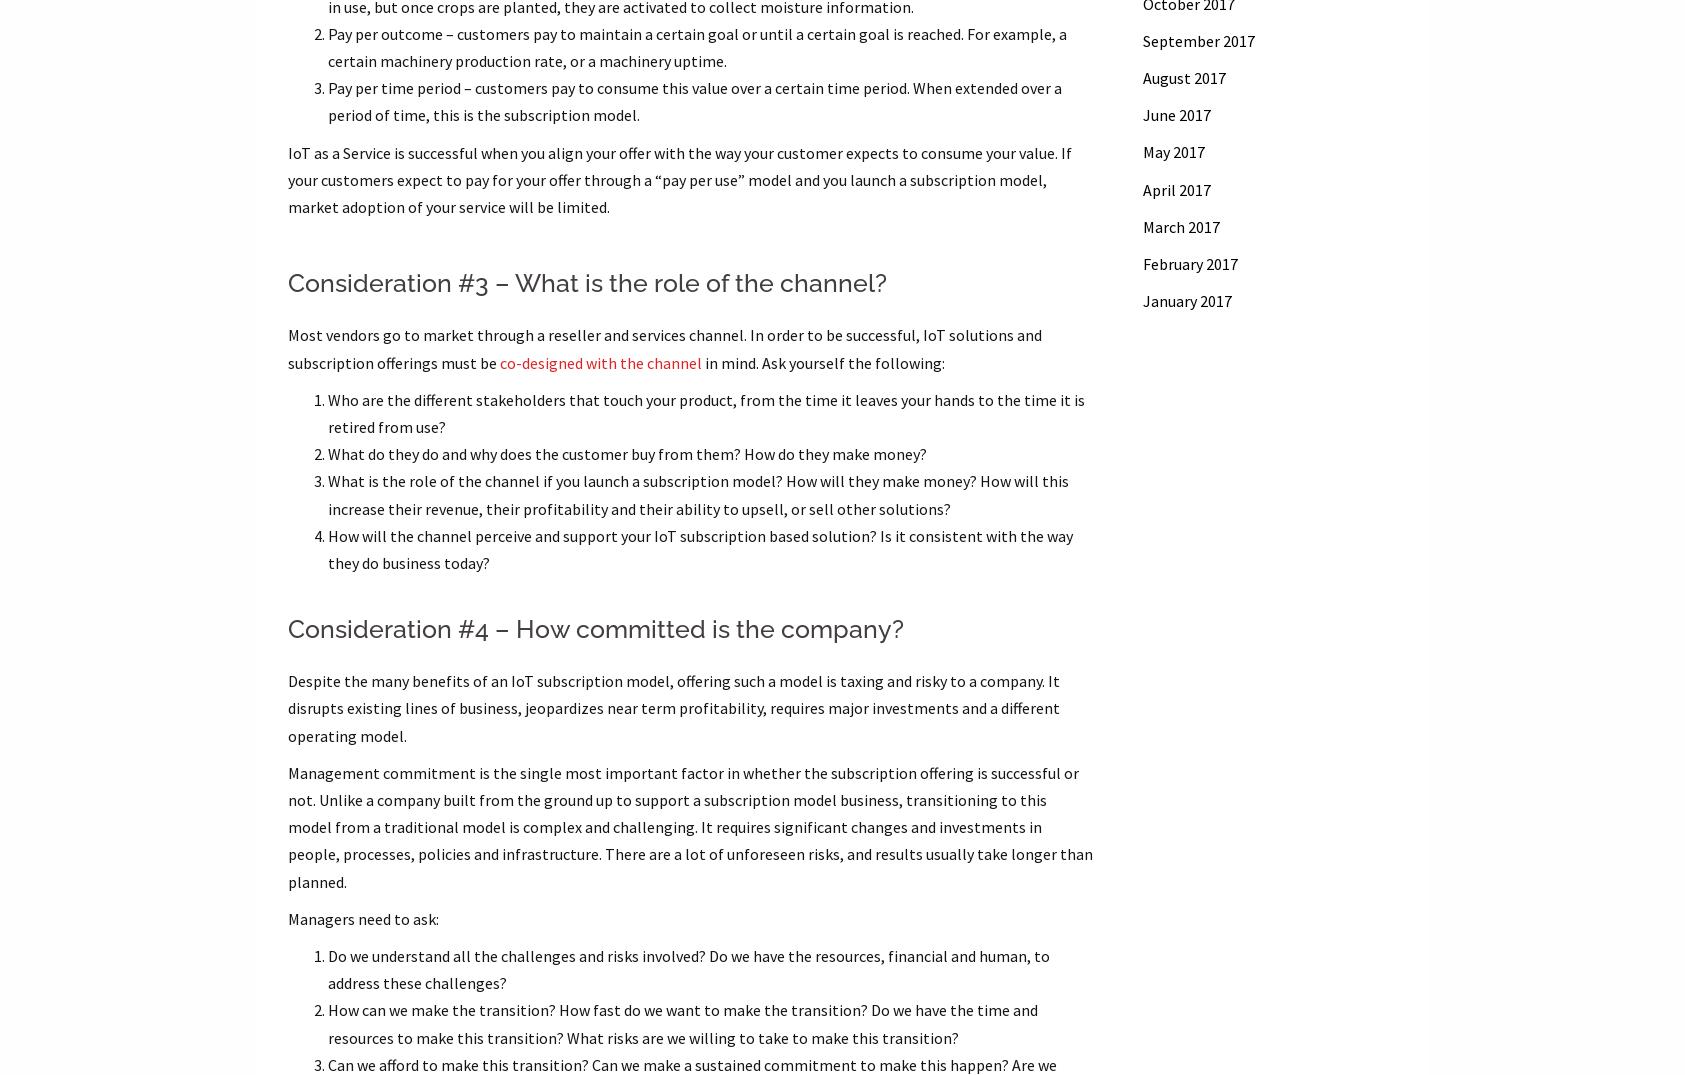 The width and height of the screenshot is (1685, 1075). Describe the element at coordinates (1183, 78) in the screenshot. I see `'August 2017'` at that location.